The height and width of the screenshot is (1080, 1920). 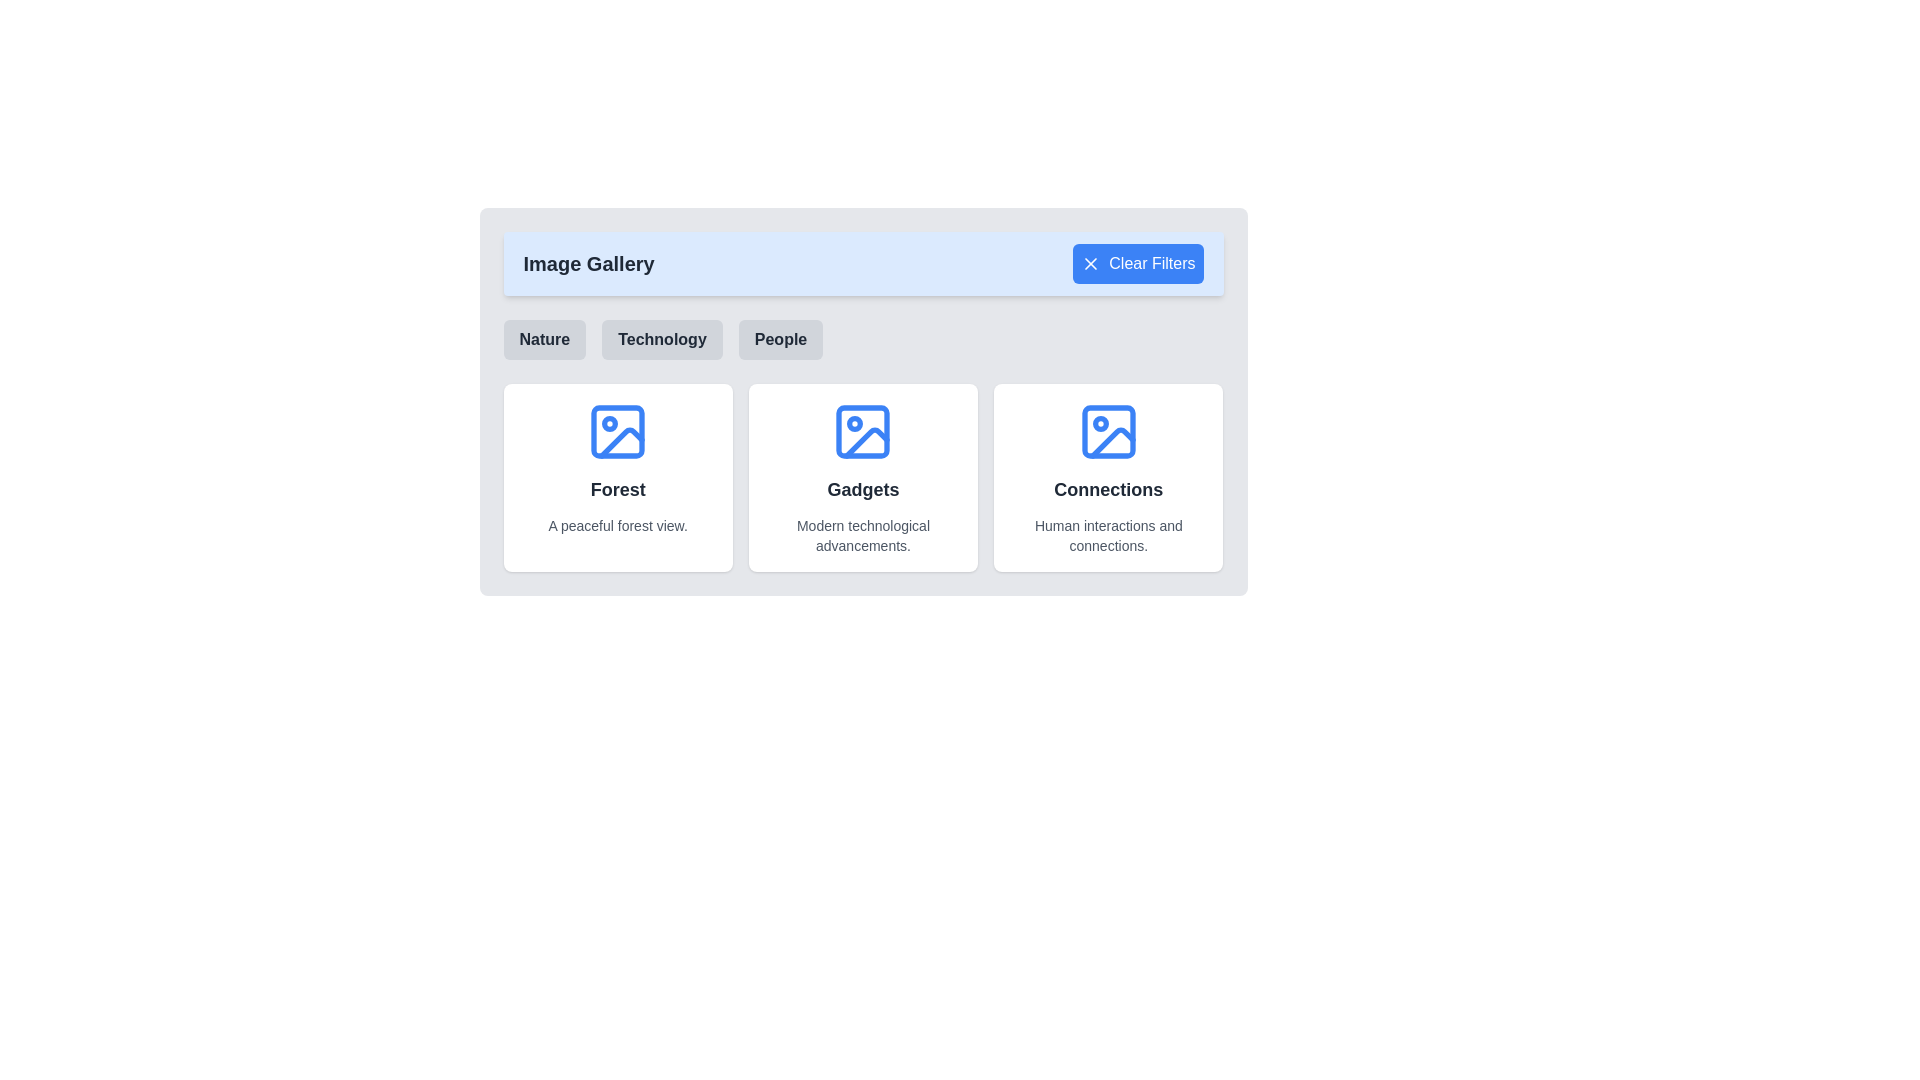 What do you see at coordinates (863, 338) in the screenshot?
I see `the 'Nature' button in the group of interactive buttons located below the 'Clear Filters' button and above the picture grid section to filter content` at bounding box center [863, 338].